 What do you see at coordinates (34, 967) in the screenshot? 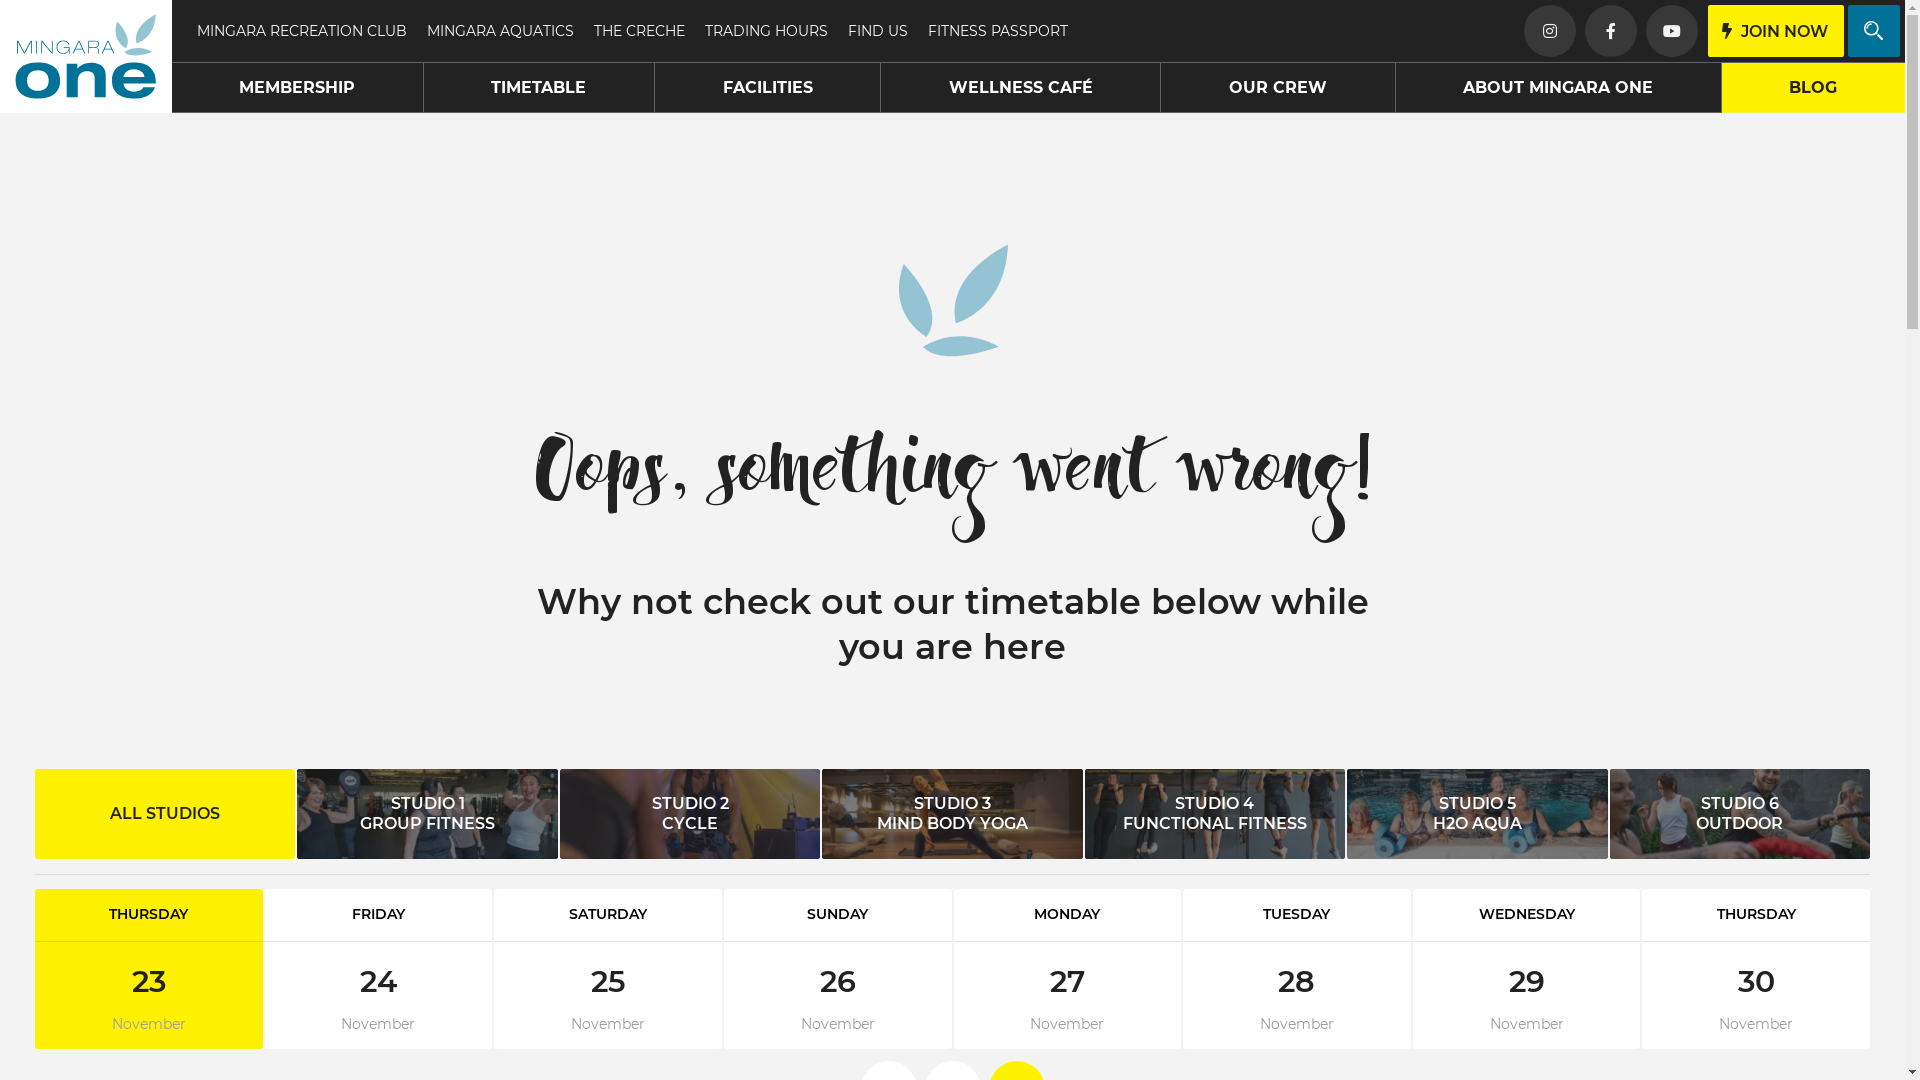
I see `'THURSDAY` at bounding box center [34, 967].